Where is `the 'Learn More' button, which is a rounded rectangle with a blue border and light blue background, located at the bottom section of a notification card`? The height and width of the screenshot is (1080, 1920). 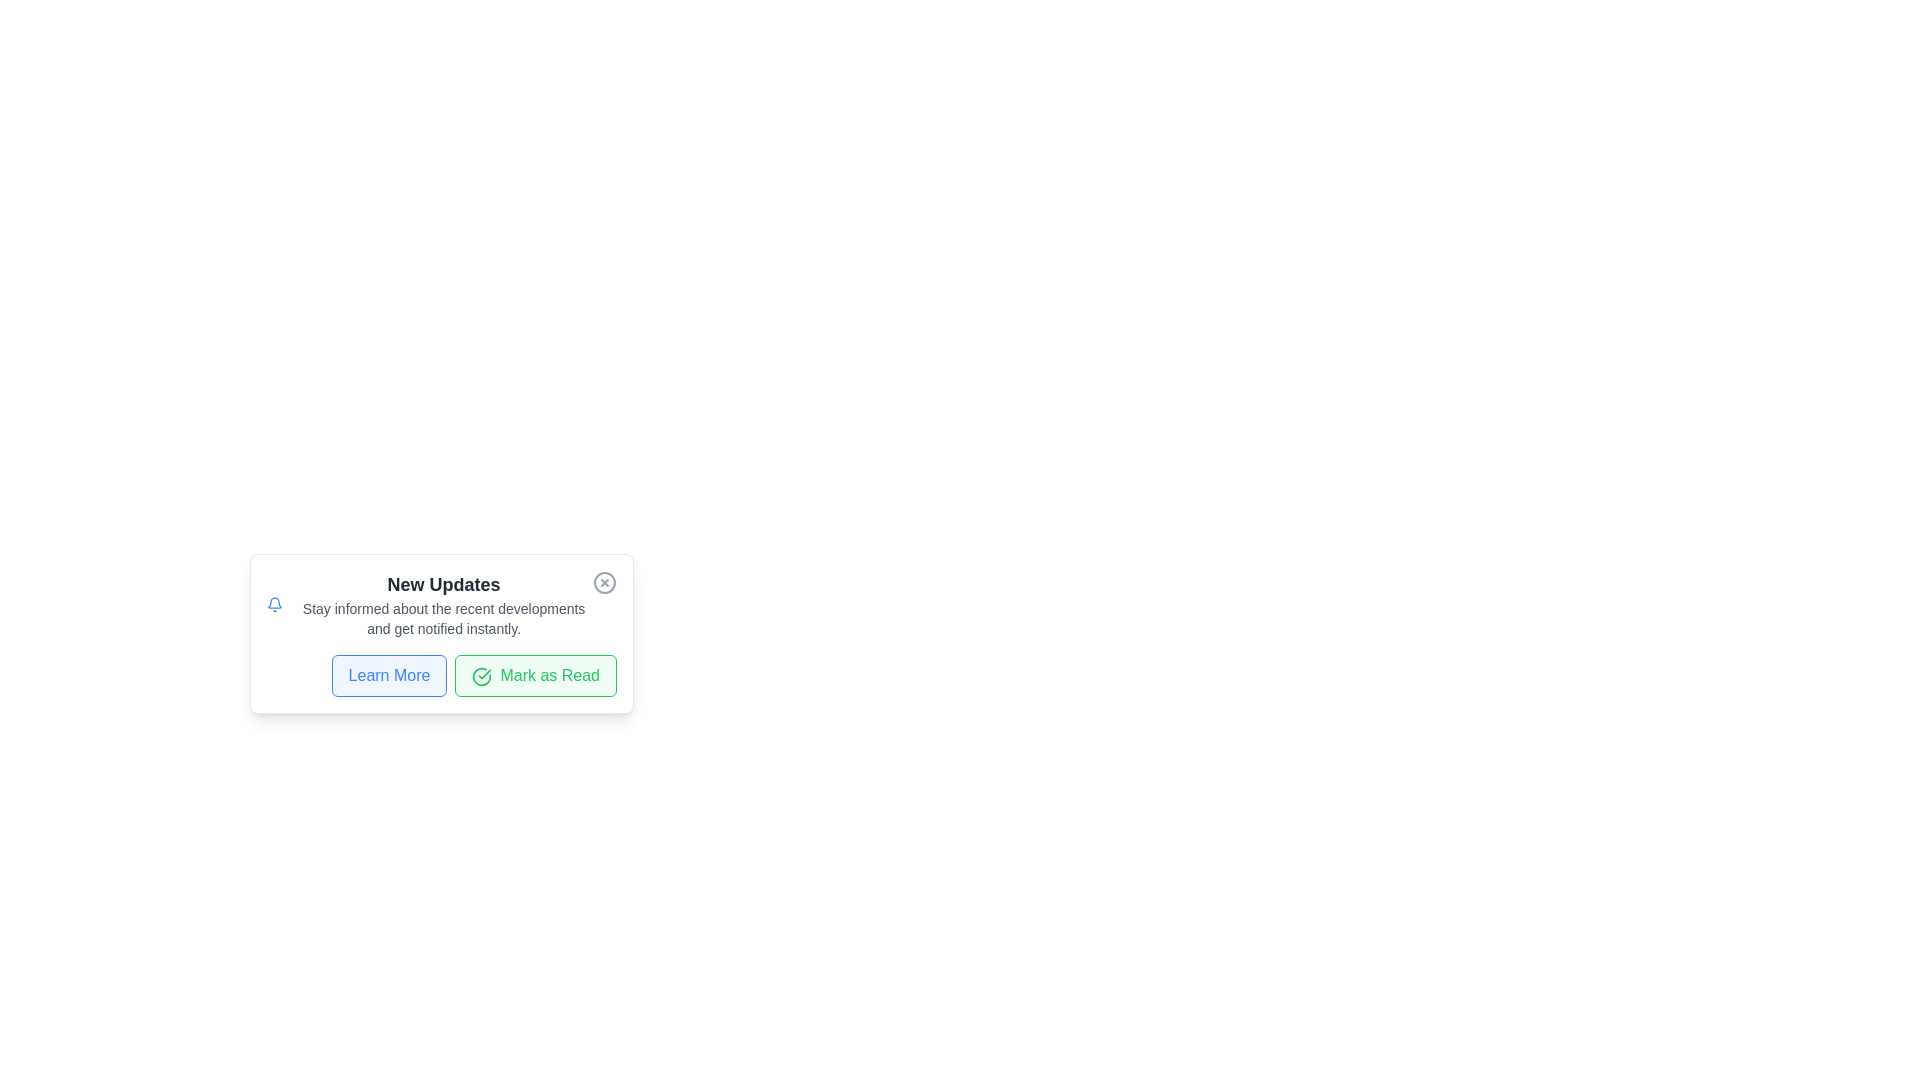 the 'Learn More' button, which is a rounded rectangle with a blue border and light blue background, located at the bottom section of a notification card is located at coordinates (389, 675).